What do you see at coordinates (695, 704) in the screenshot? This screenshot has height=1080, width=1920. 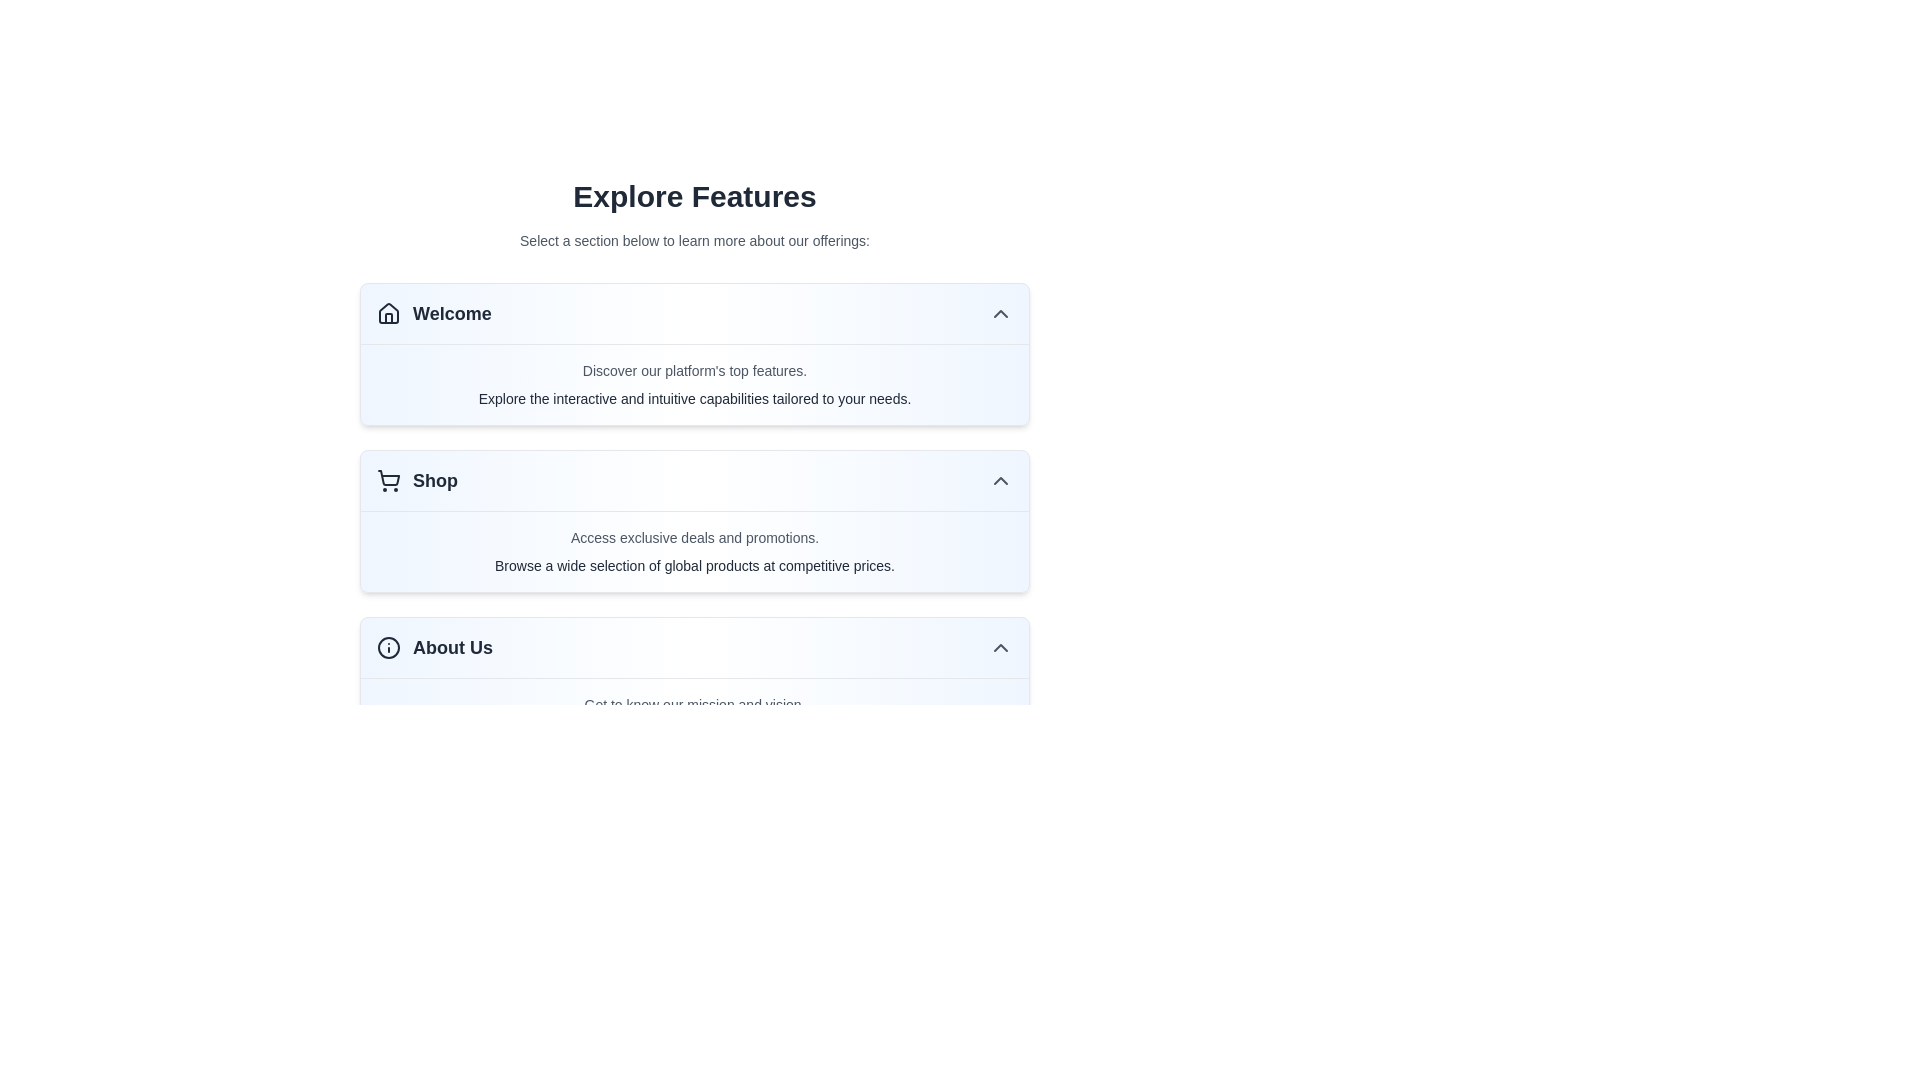 I see `the introductory static text in the 'About Us' section, which is the first line of text providing an overview of the section` at bounding box center [695, 704].